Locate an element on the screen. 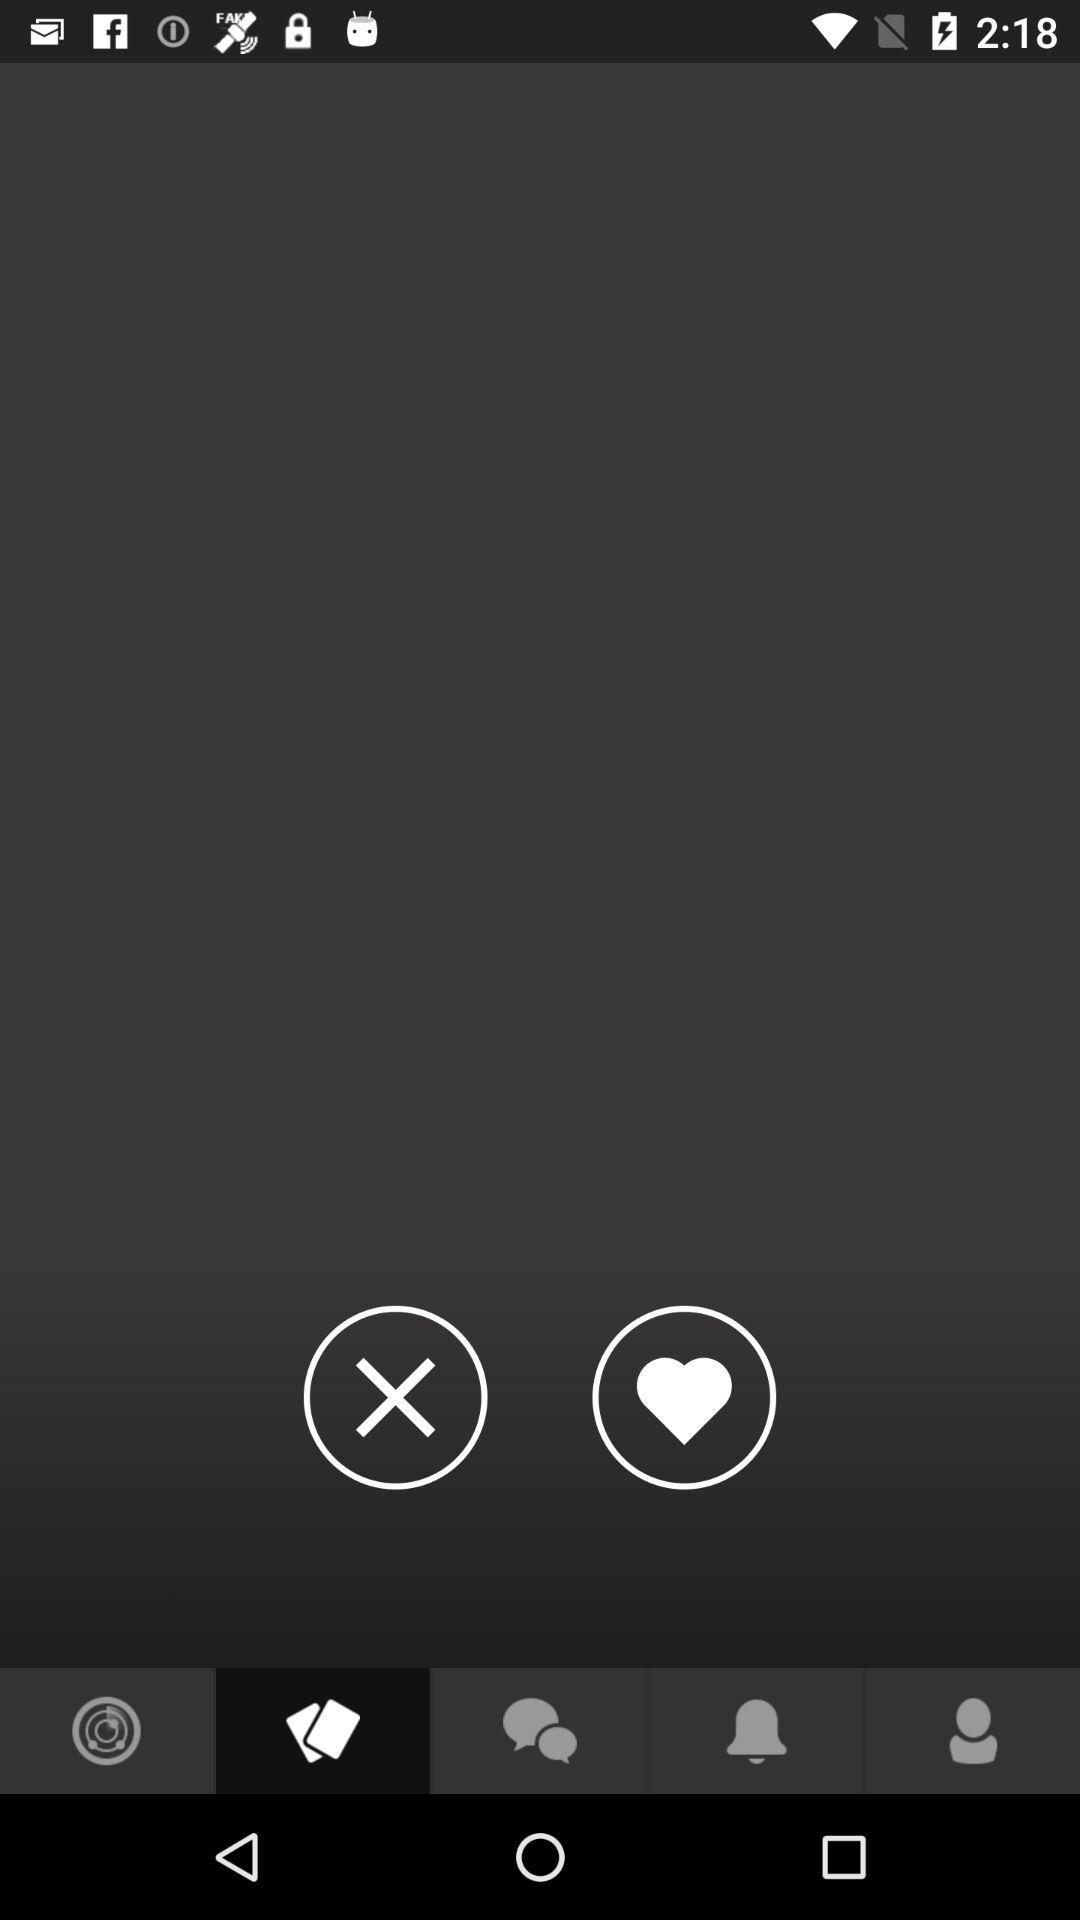 The image size is (1080, 1920). the notifications icon is located at coordinates (756, 1730).